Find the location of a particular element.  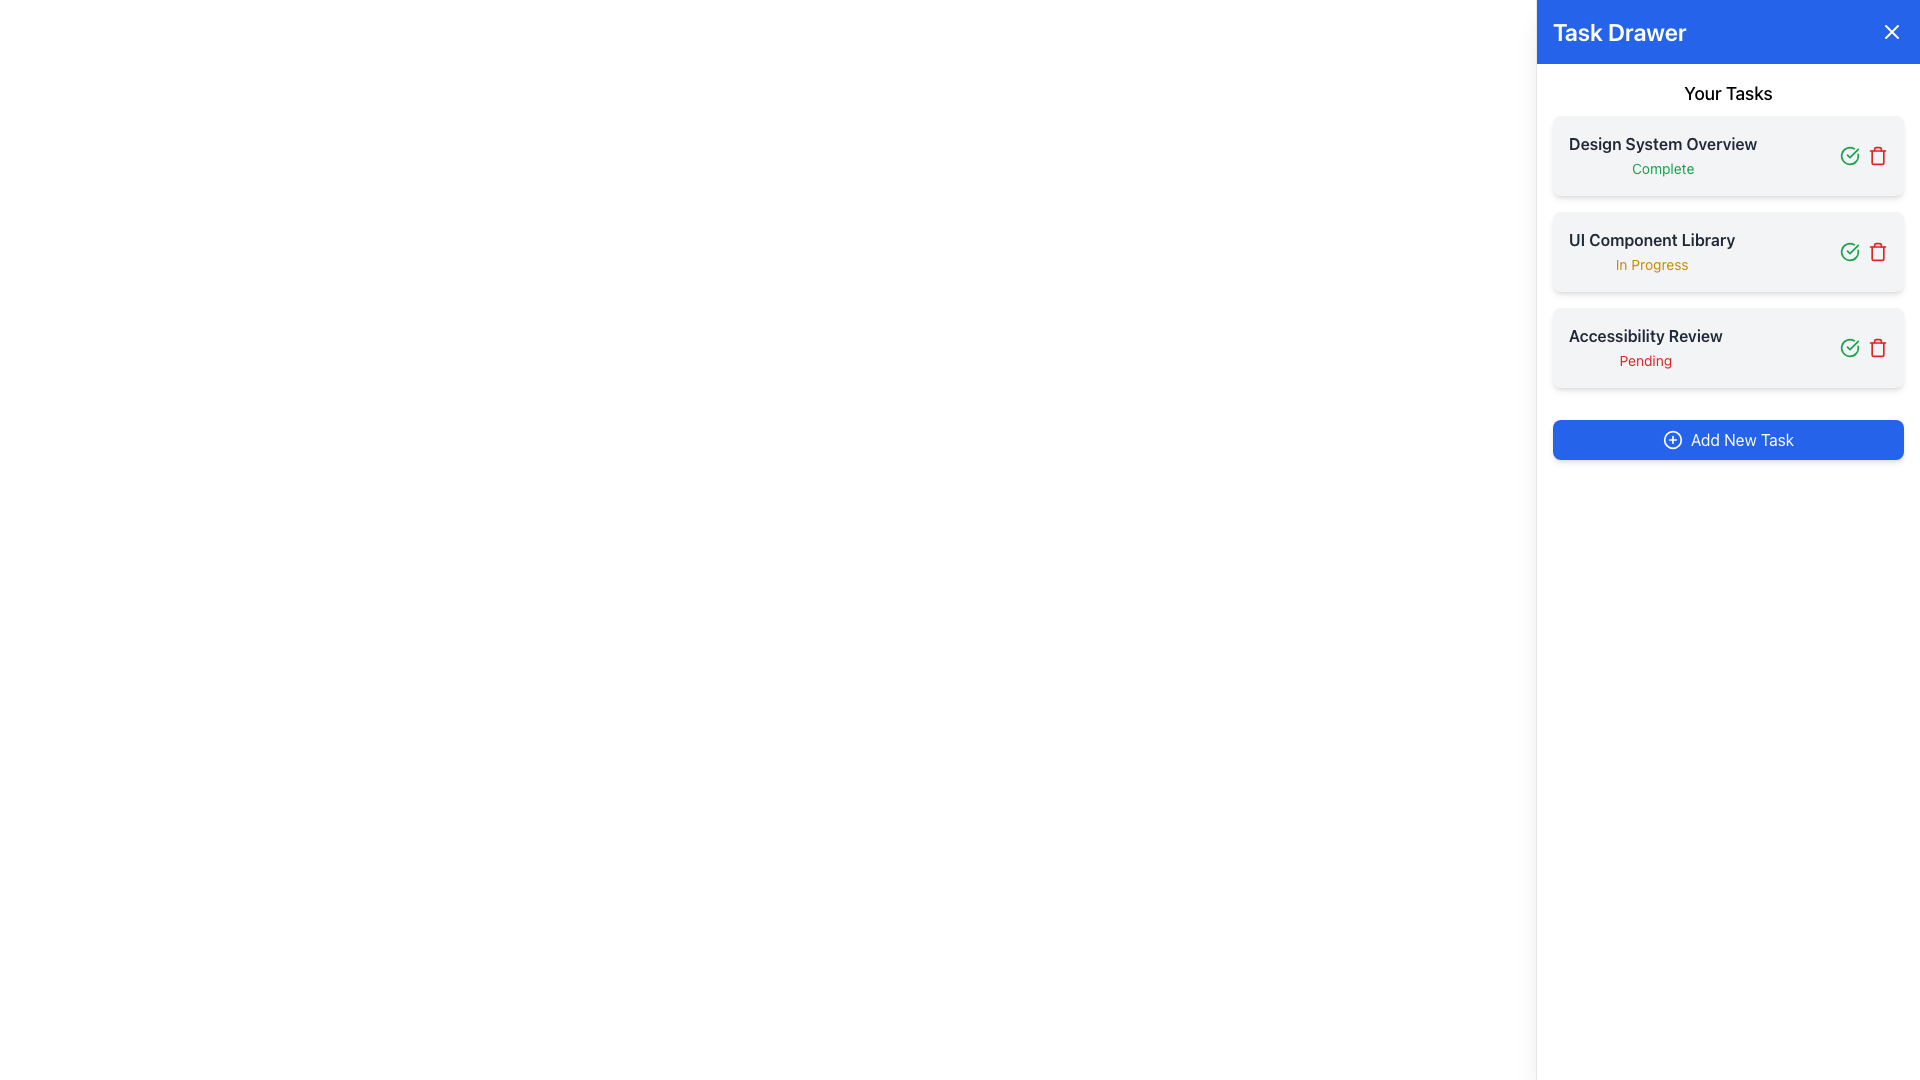

the completed task indicator icon button located on the far right side of the 'Design System Overview' listing in the 'Your Tasks' section is located at coordinates (1848, 154).